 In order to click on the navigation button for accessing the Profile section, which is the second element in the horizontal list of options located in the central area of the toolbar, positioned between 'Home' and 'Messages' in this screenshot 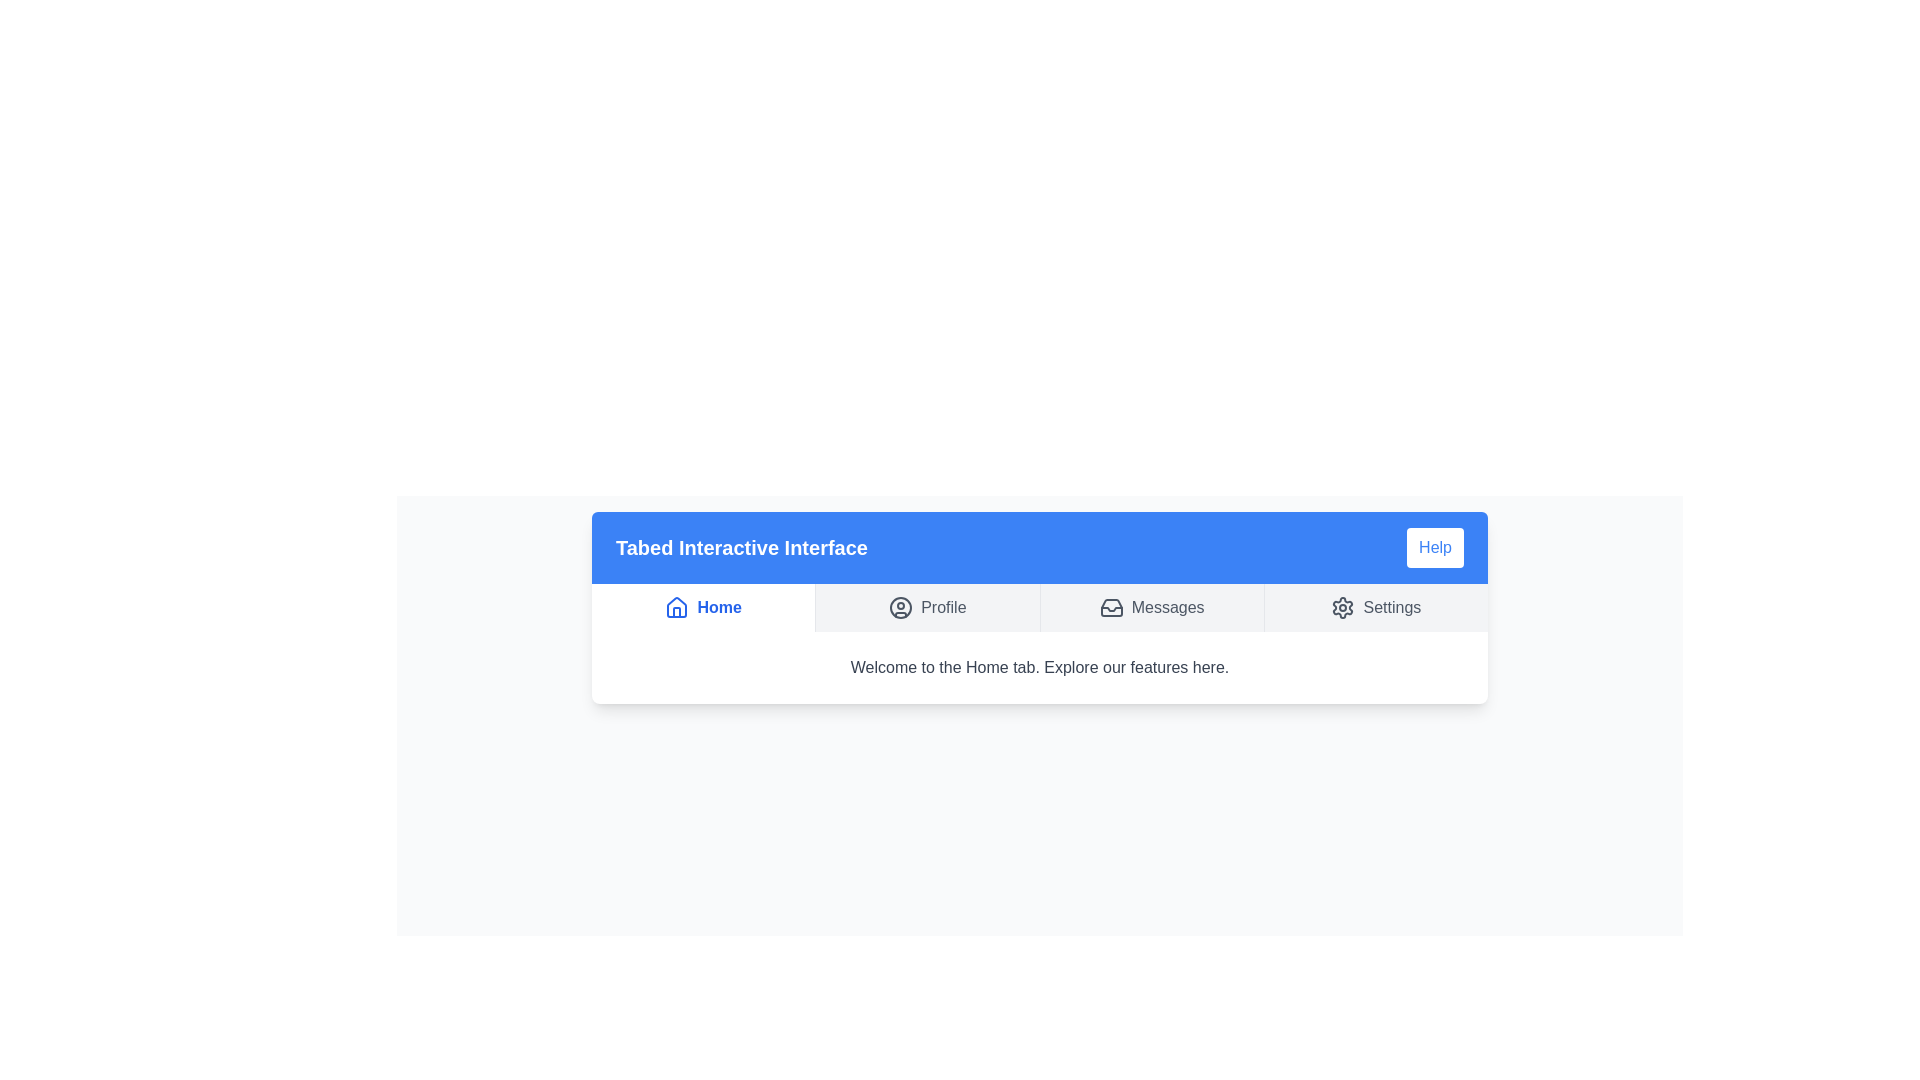, I will do `click(926, 607)`.